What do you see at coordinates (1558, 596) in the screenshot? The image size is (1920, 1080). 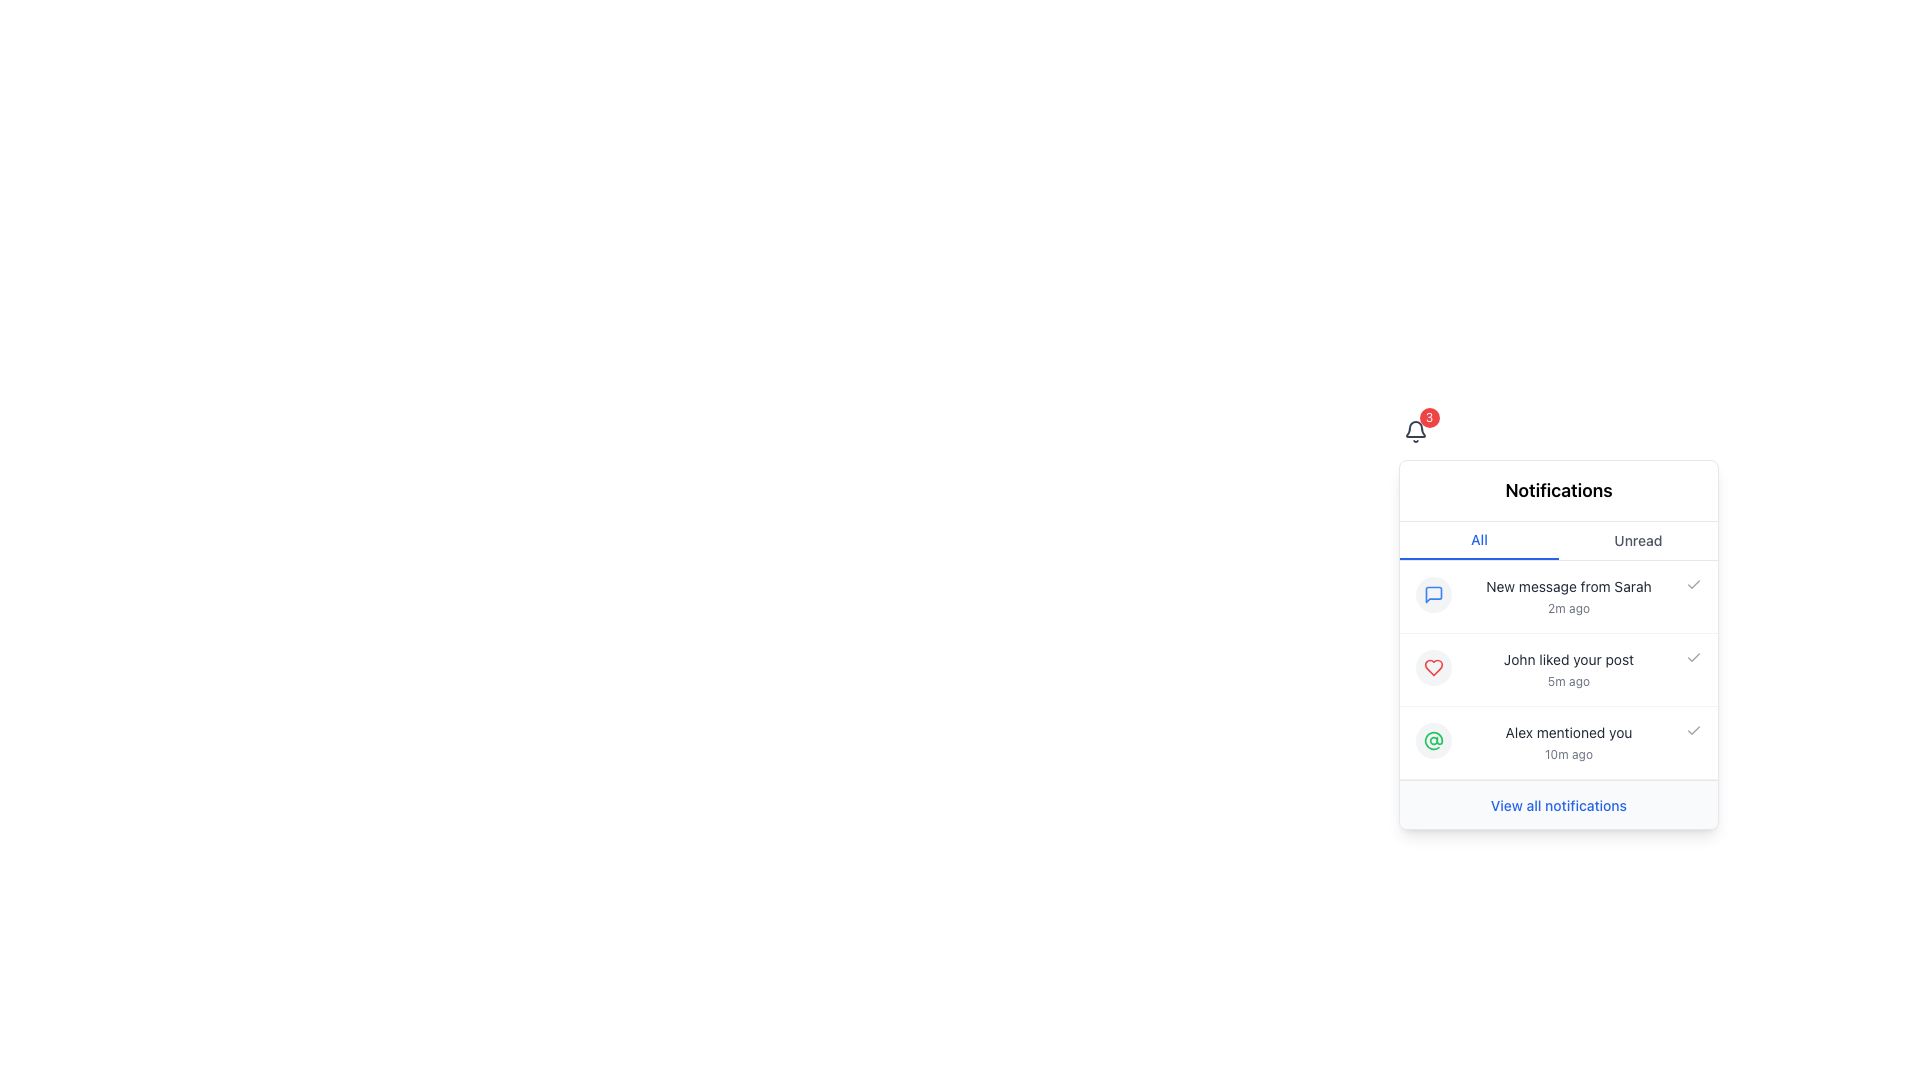 I see `the notification item indicating 'Sarah' has sent a new message 2 minutes ago, which is positioned at the top of the notifications list` at bounding box center [1558, 596].